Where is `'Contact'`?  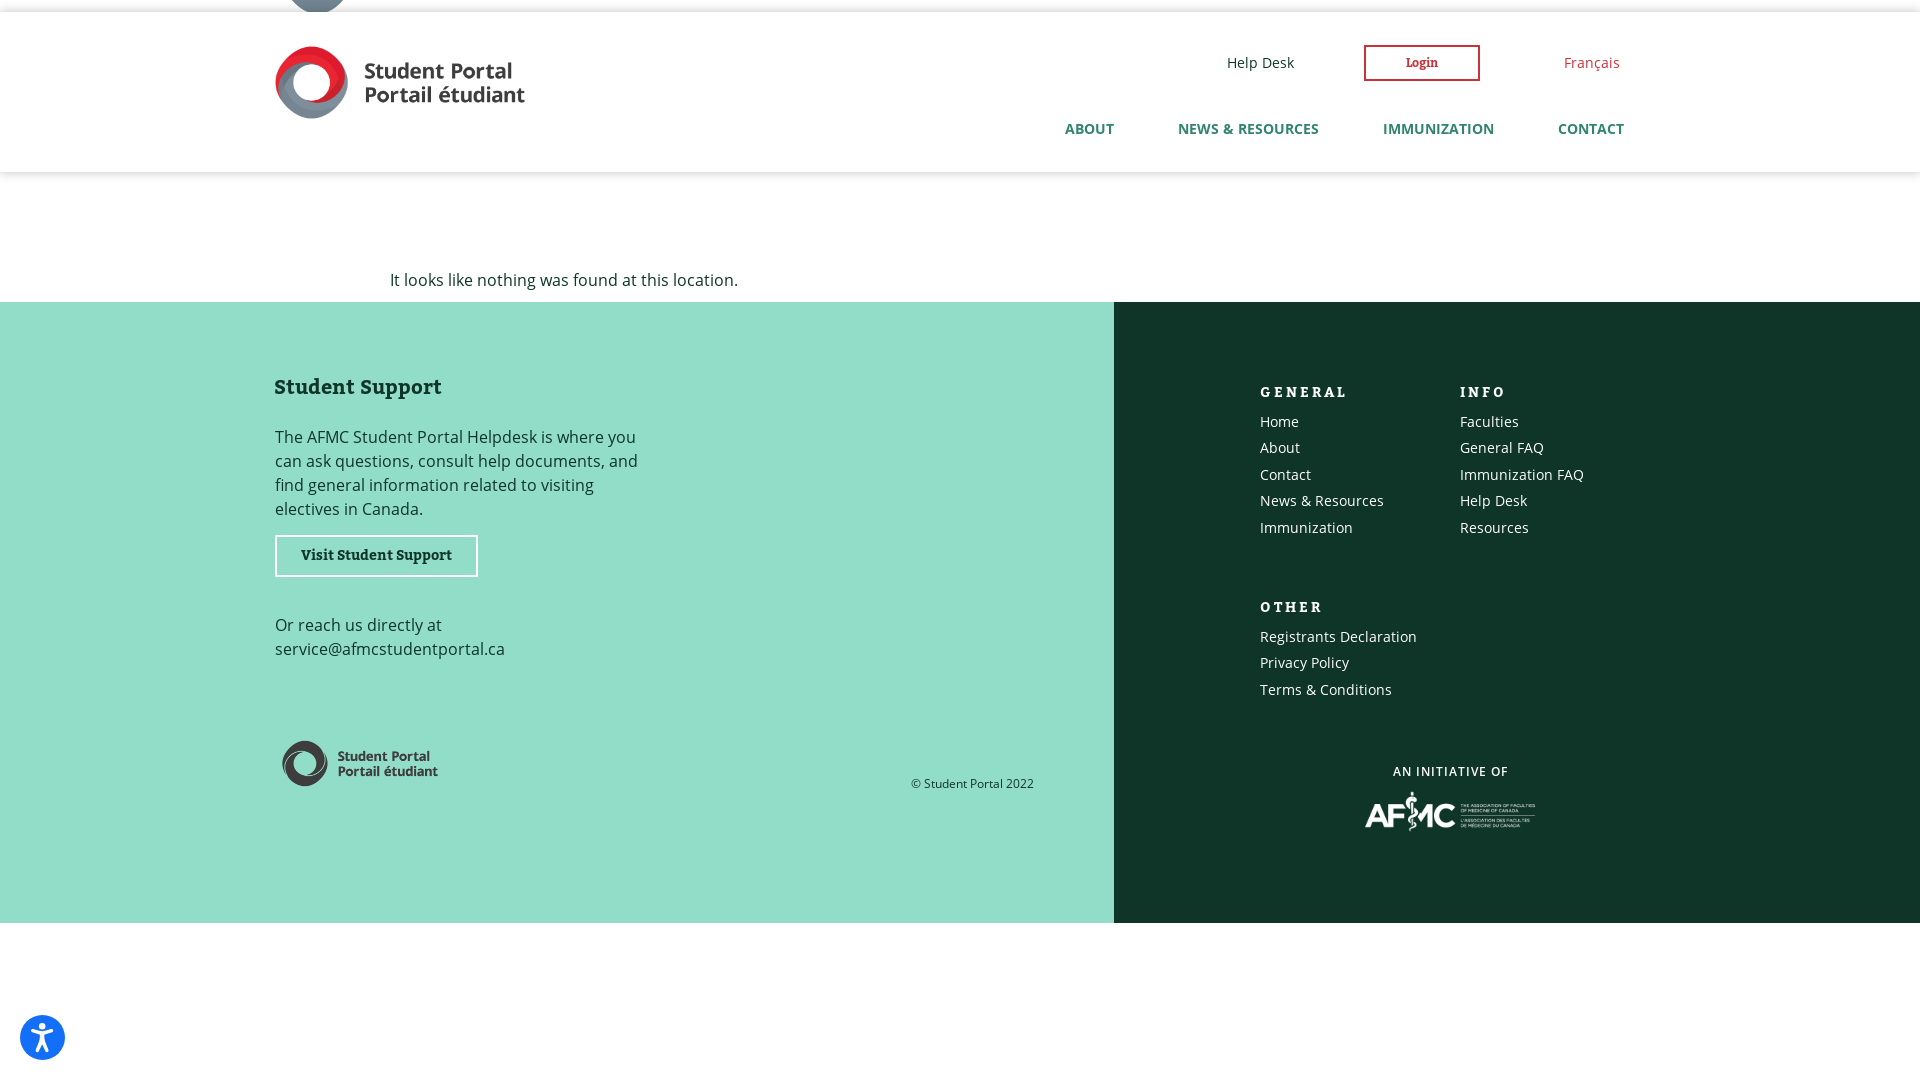
'Contact' is located at coordinates (1285, 474).